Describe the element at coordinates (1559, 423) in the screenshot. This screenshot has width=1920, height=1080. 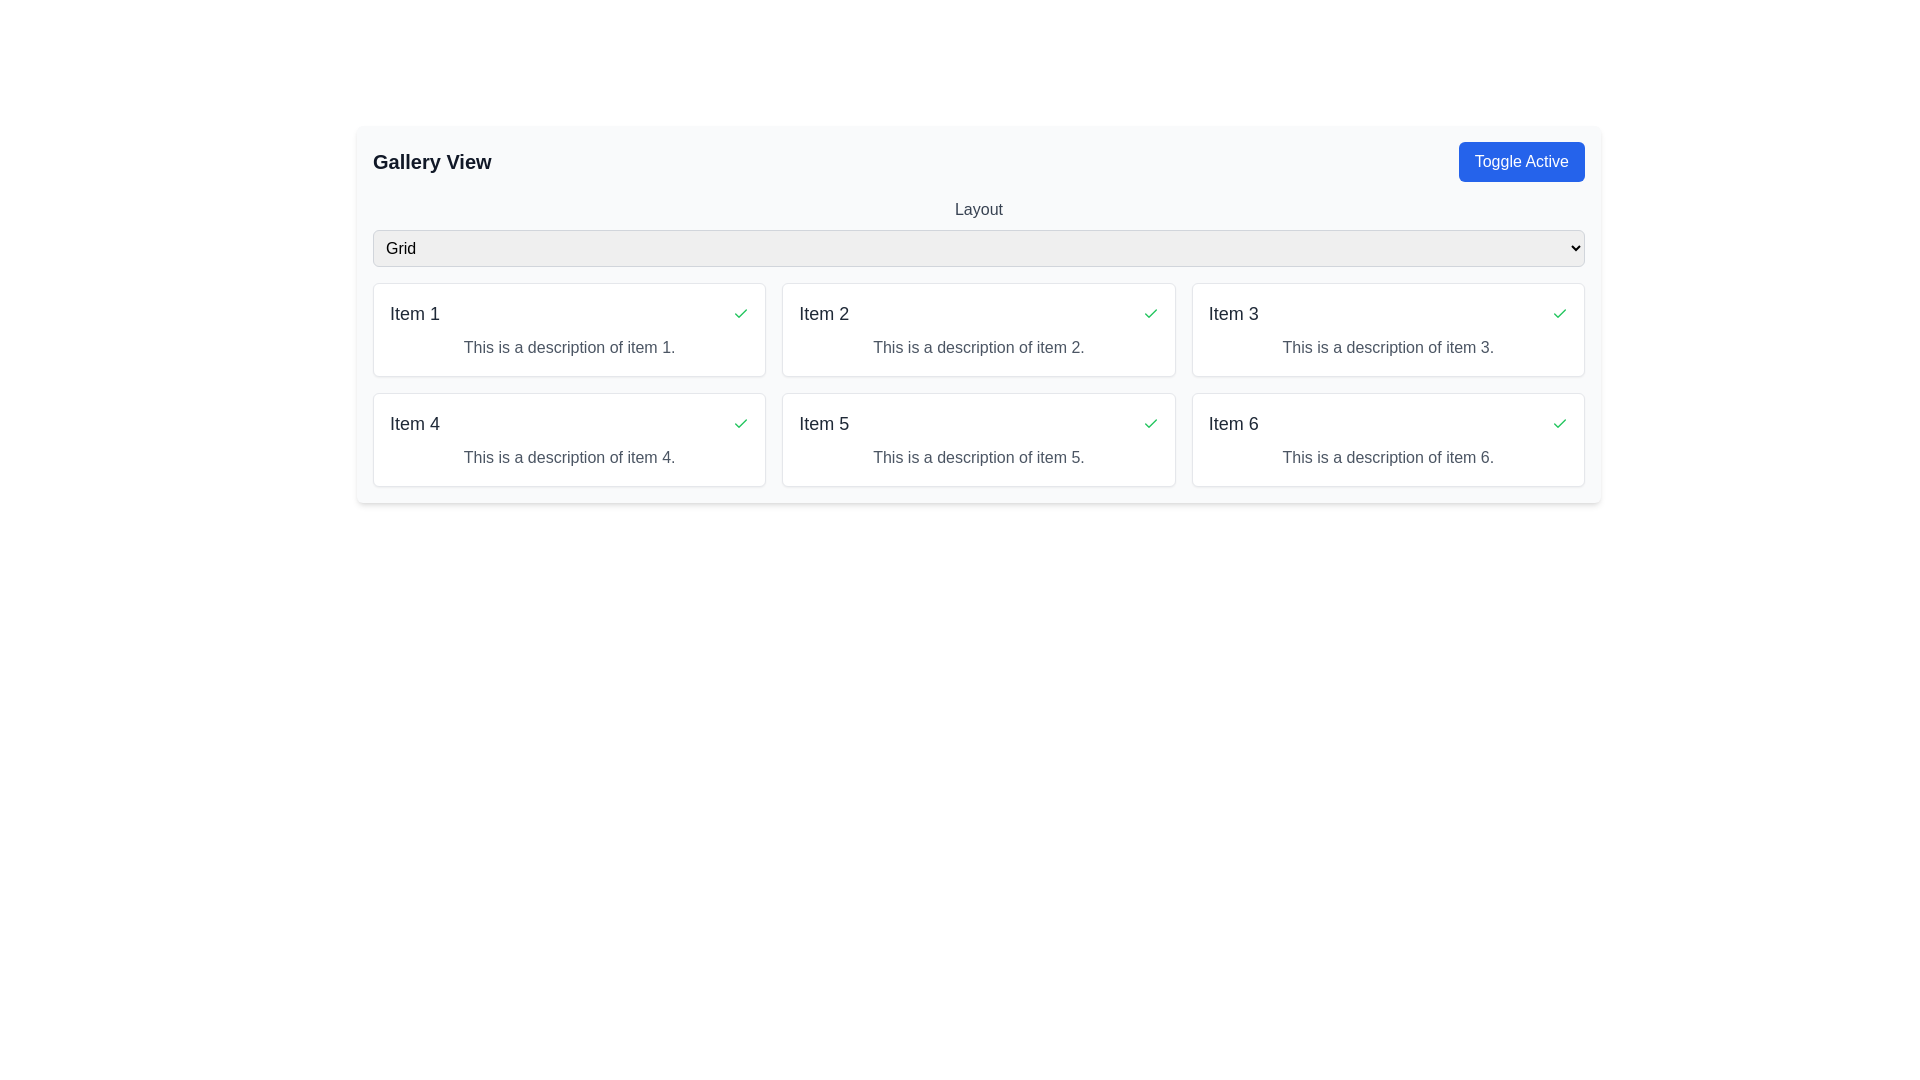
I see `the icon located in the upper-right corner of the card labeled 'Item 6', which indicates completion or activation` at that location.